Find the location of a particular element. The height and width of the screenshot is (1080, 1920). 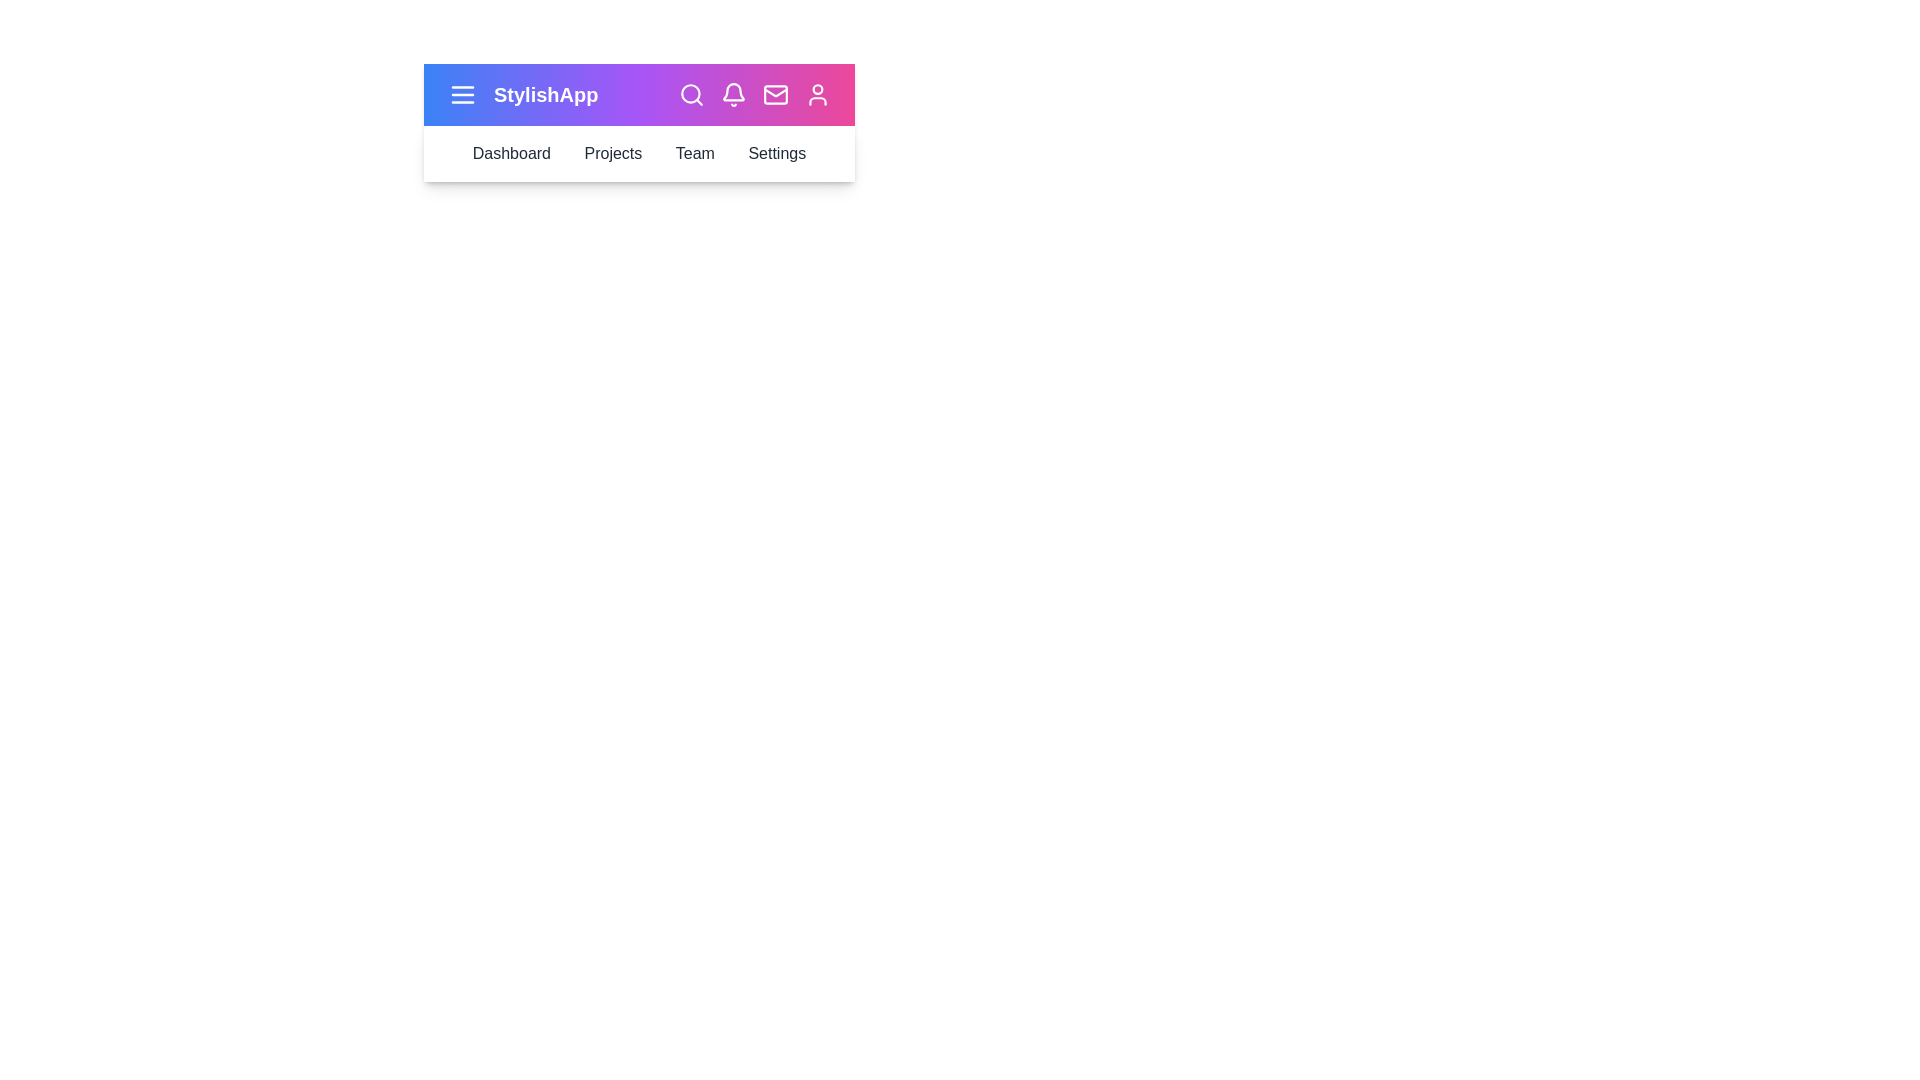

the menu icon to toggle the menu is located at coordinates (461, 95).